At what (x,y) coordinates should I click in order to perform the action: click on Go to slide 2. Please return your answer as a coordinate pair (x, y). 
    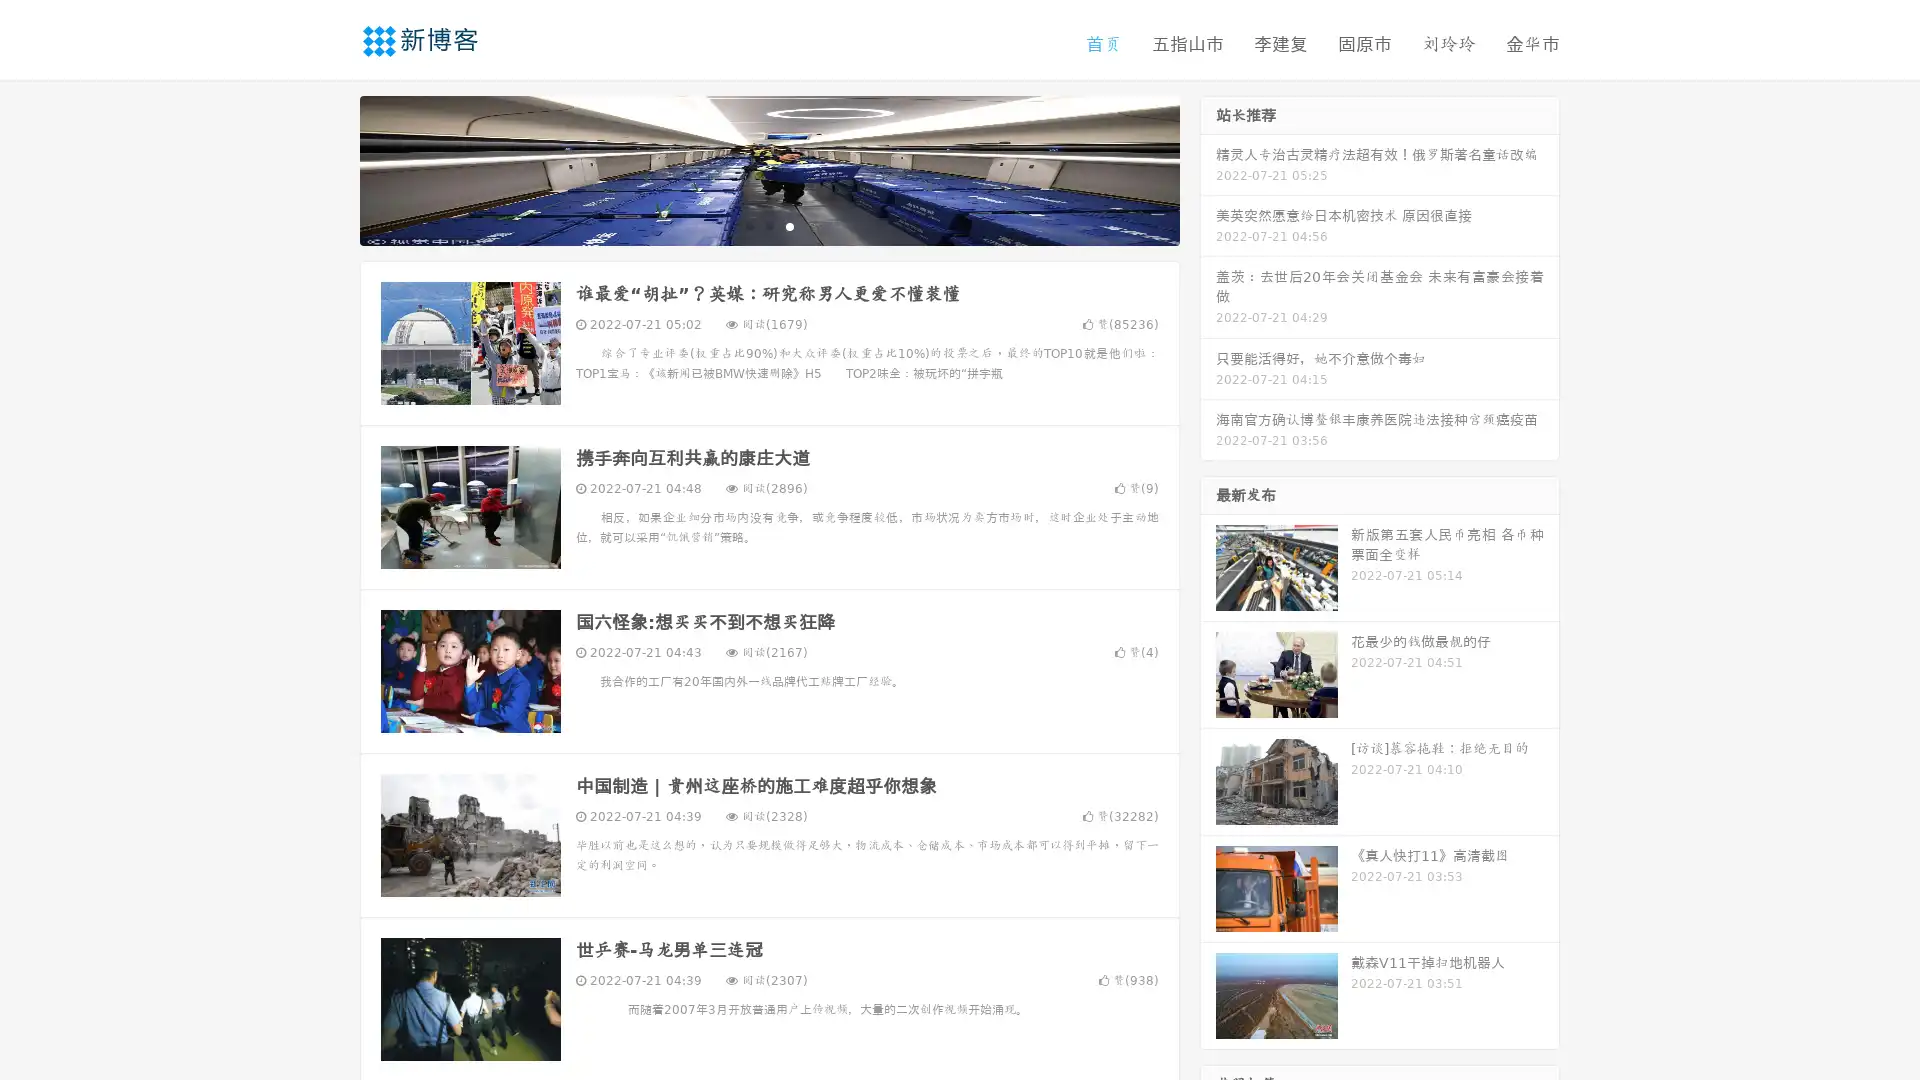
    Looking at the image, I should click on (768, 225).